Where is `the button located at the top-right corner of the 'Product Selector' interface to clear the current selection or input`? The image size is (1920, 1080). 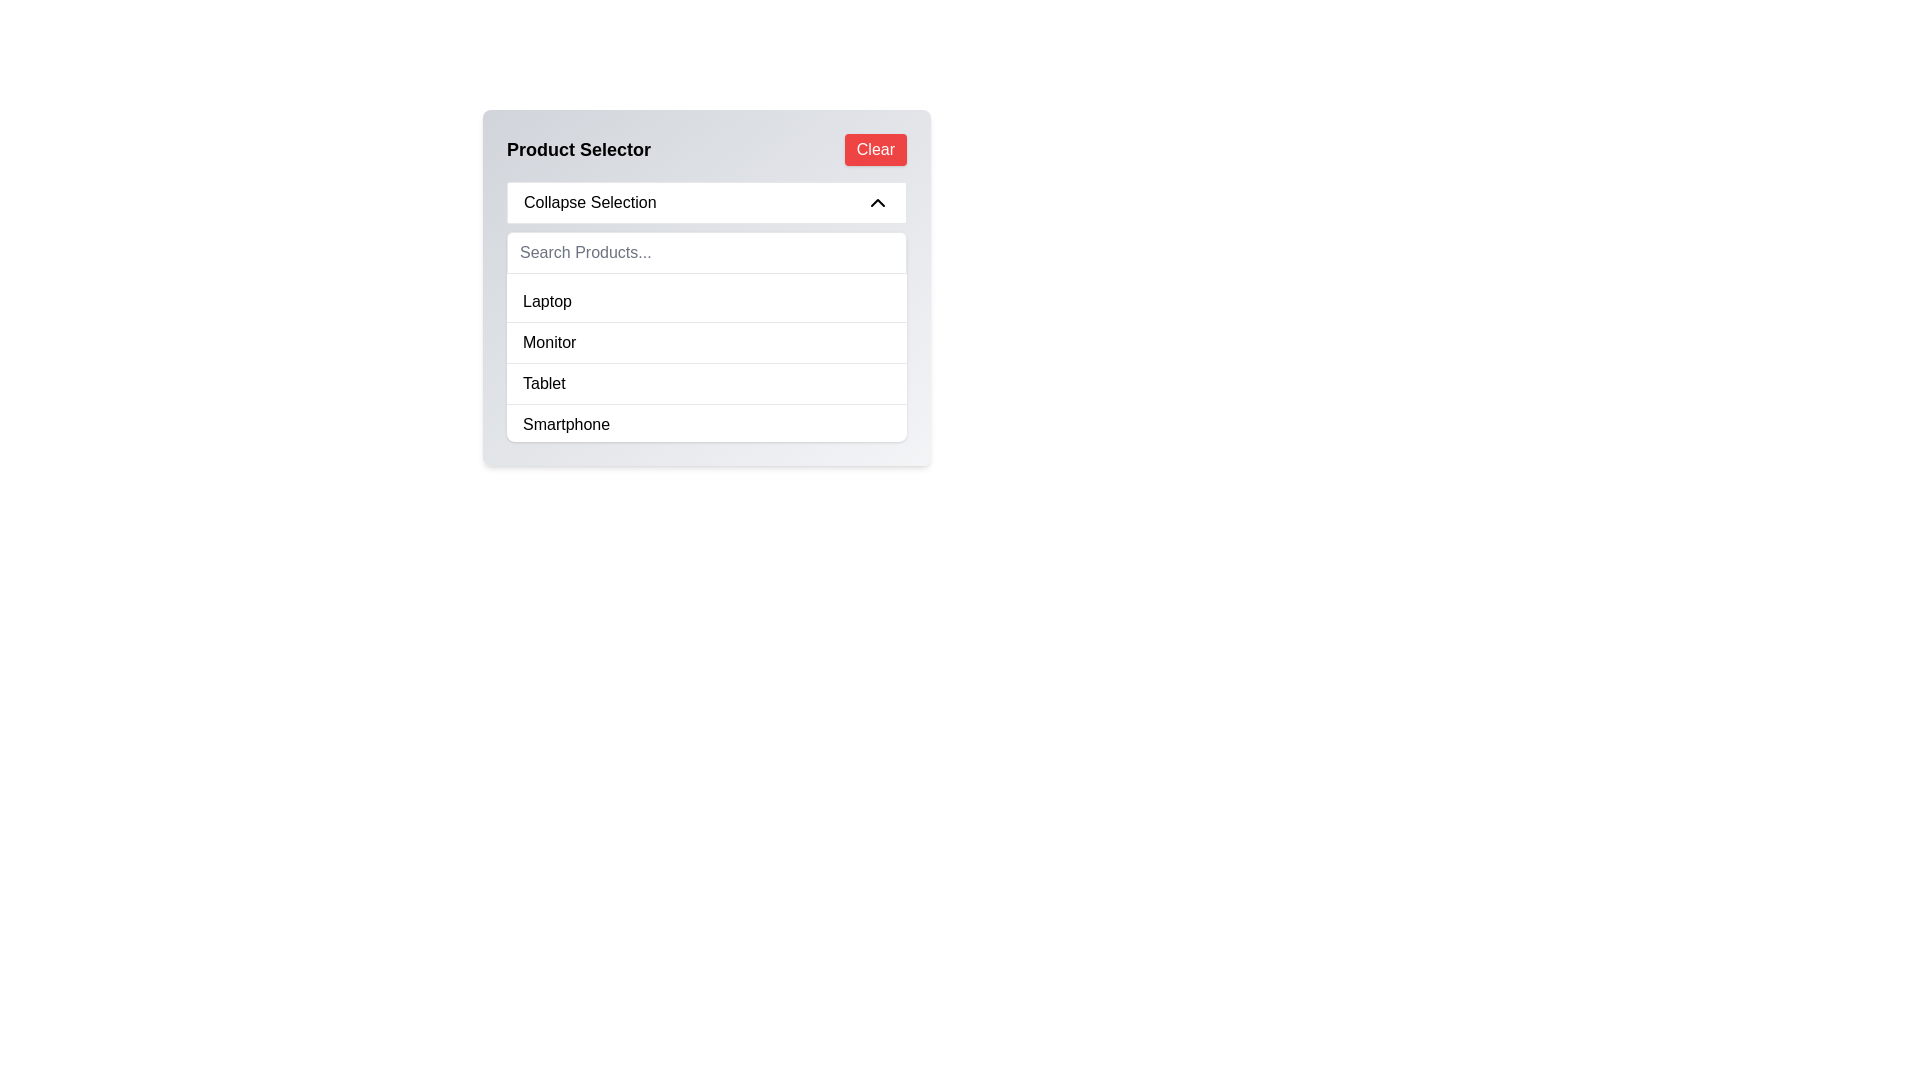 the button located at the top-right corner of the 'Product Selector' interface to clear the current selection or input is located at coordinates (875, 149).